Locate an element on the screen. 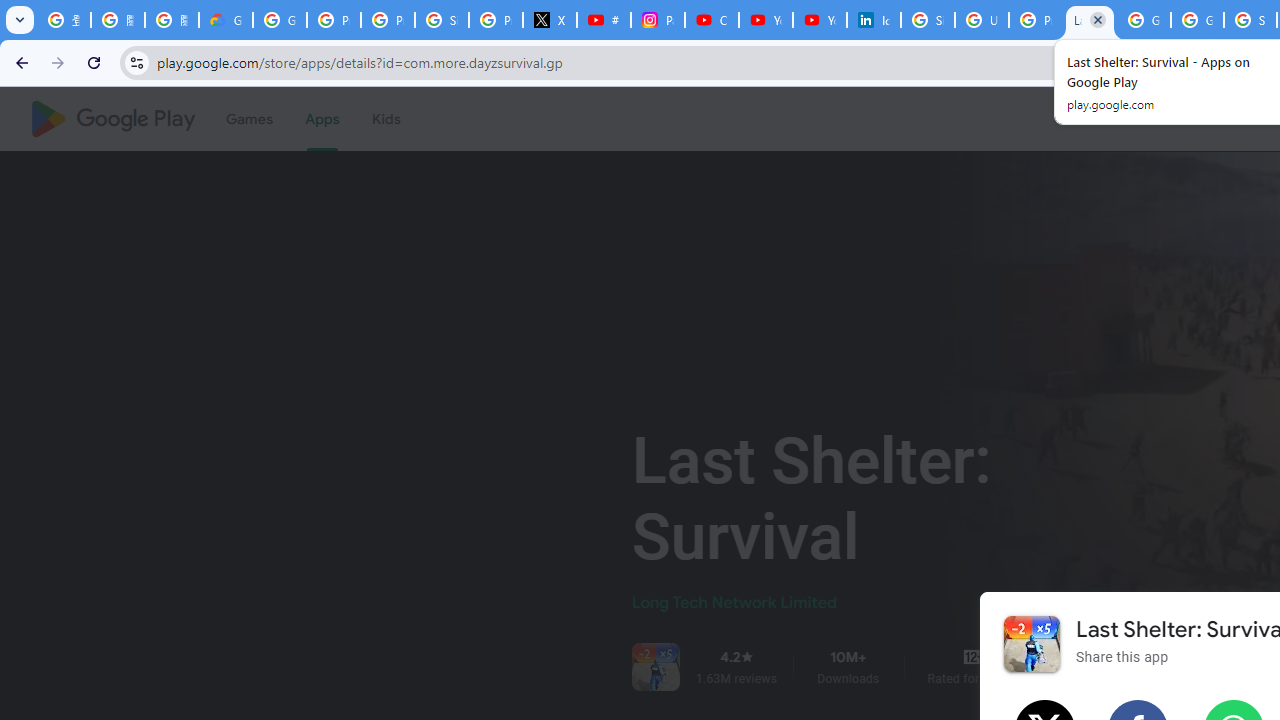 This screenshot has width=1280, height=720. 'Privacy Help Center - Policies Help' is located at coordinates (387, 20).